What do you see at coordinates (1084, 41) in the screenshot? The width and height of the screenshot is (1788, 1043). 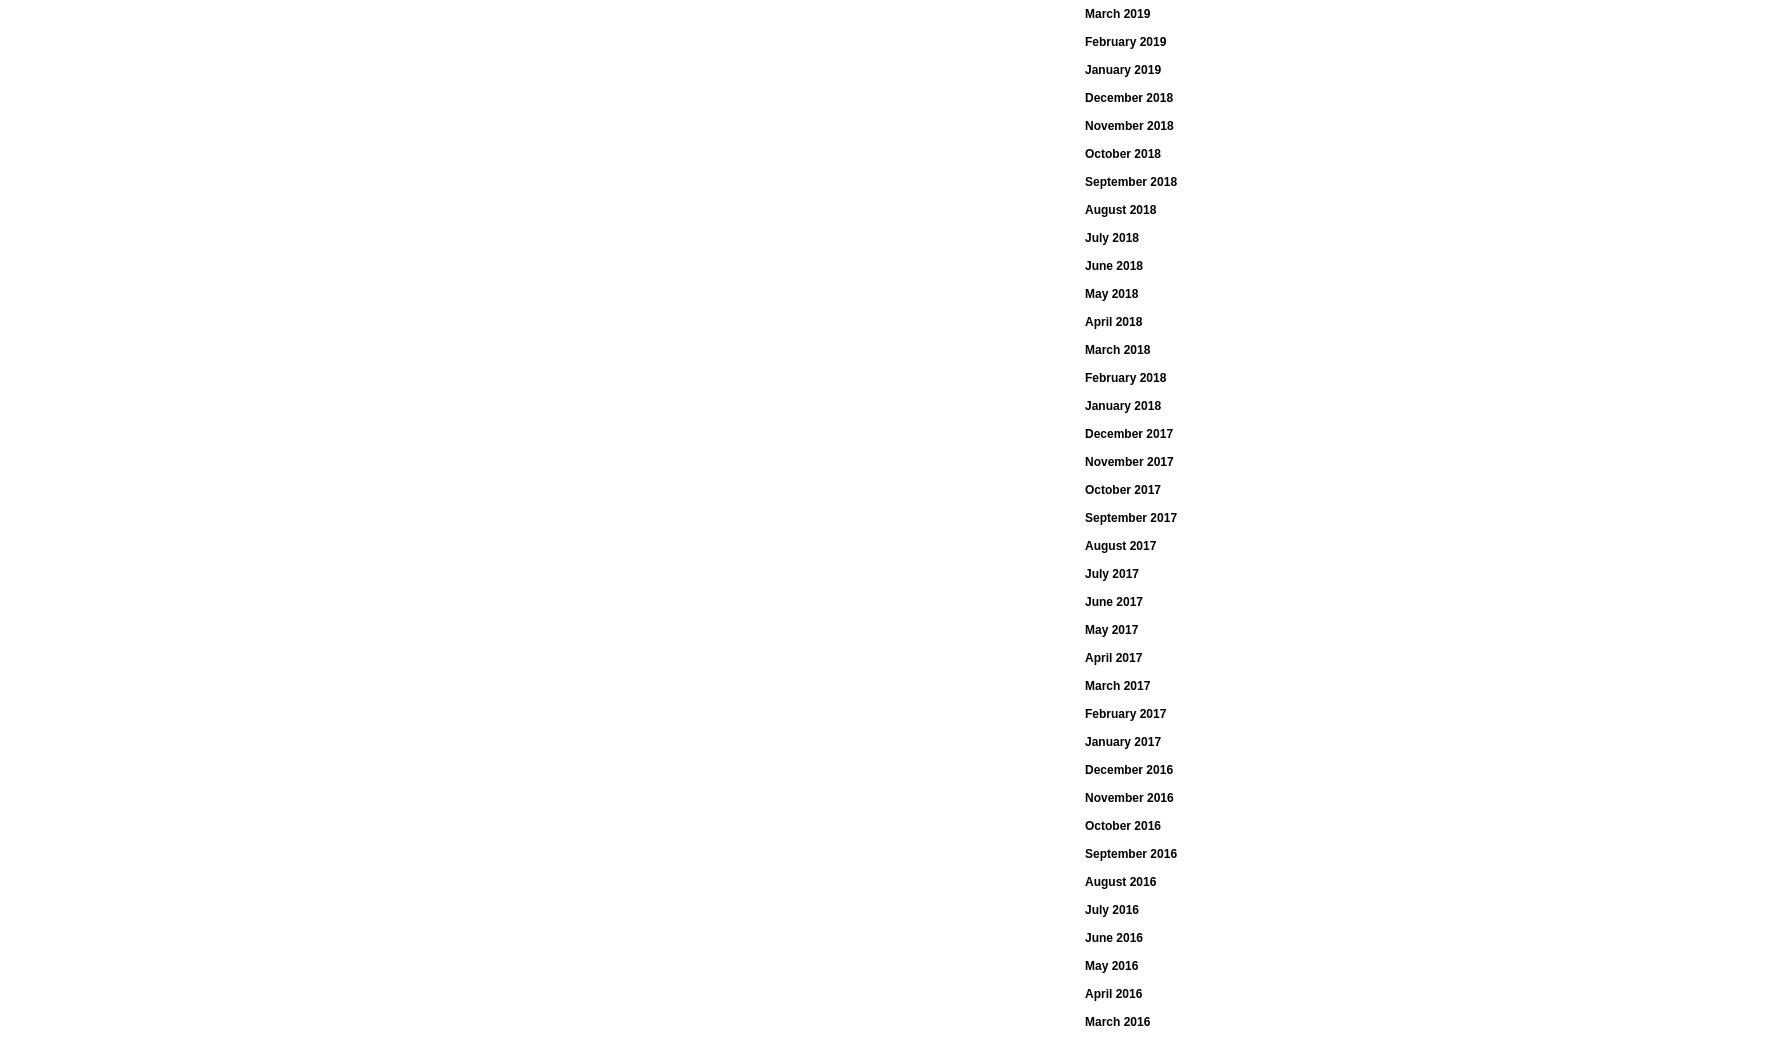 I see `'February 2019'` at bounding box center [1084, 41].